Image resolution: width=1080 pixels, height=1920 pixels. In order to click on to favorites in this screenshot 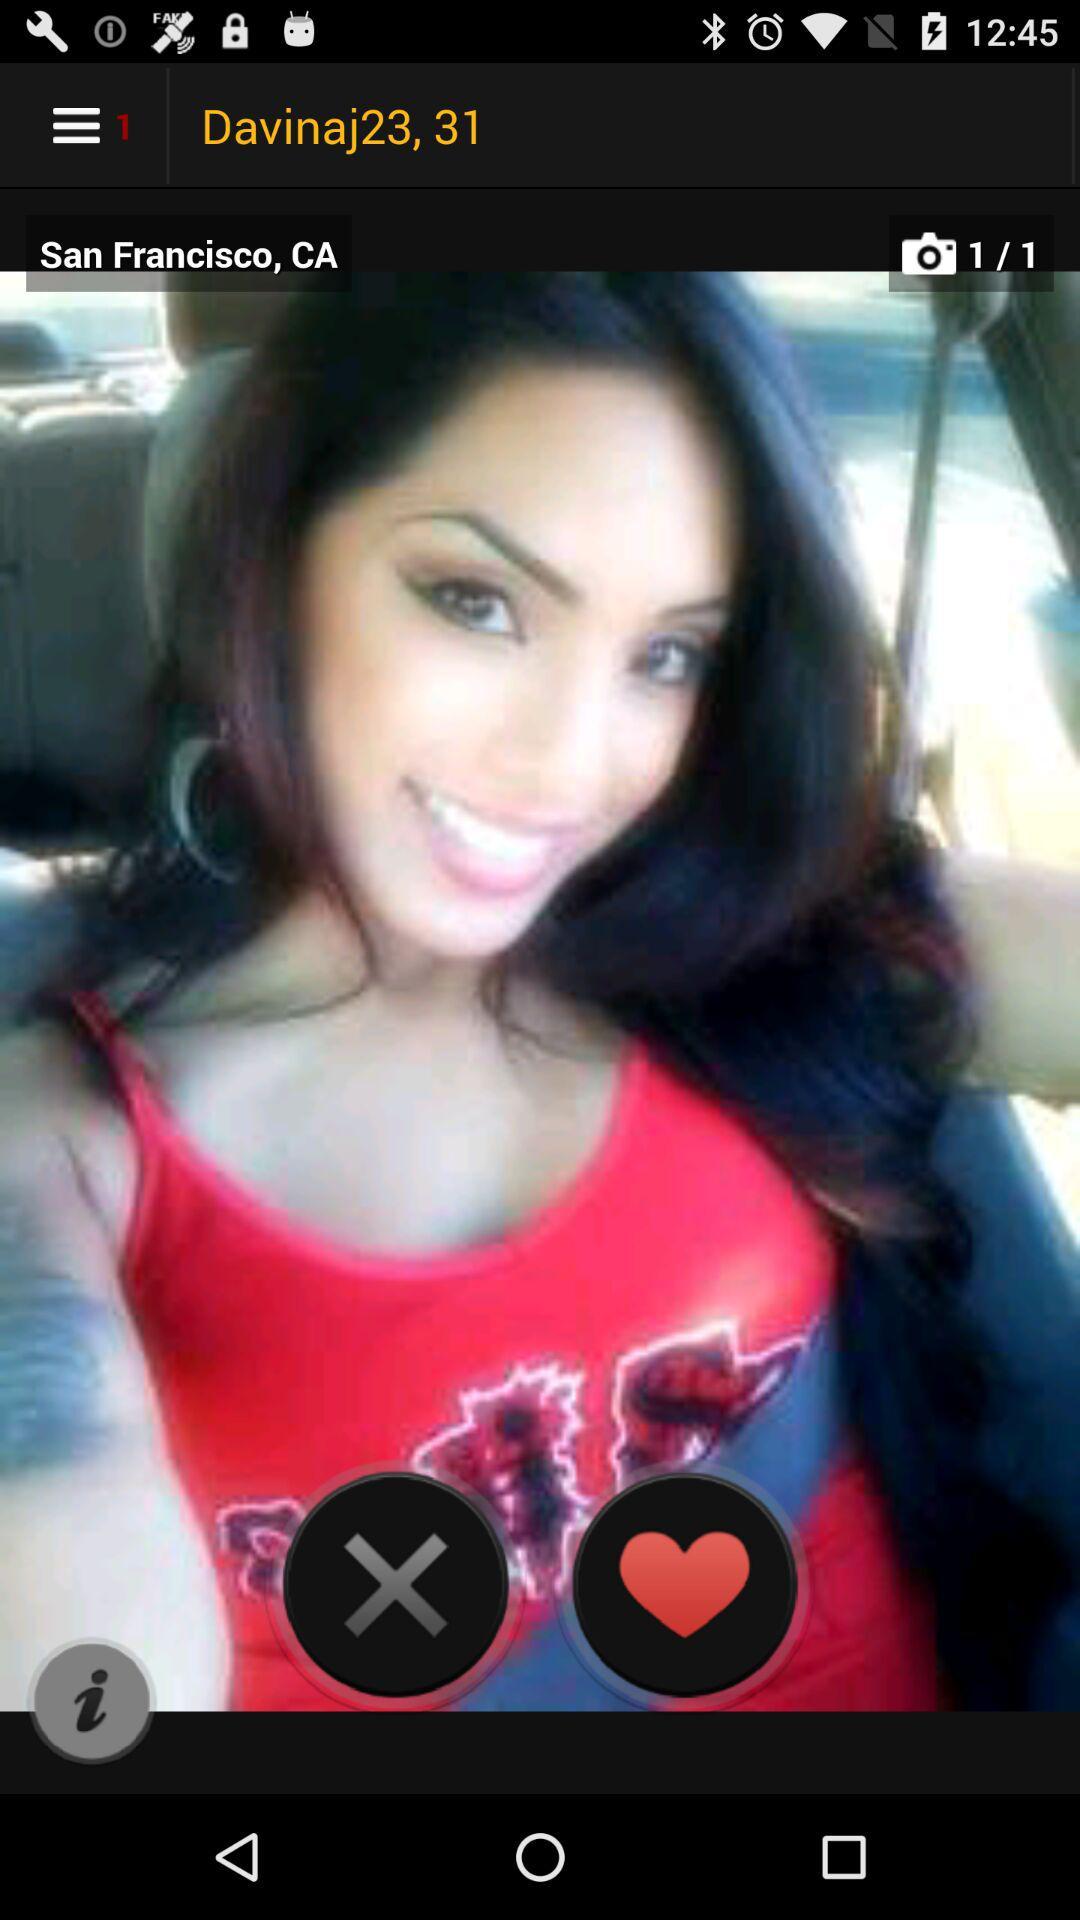, I will do `click(682, 1583)`.